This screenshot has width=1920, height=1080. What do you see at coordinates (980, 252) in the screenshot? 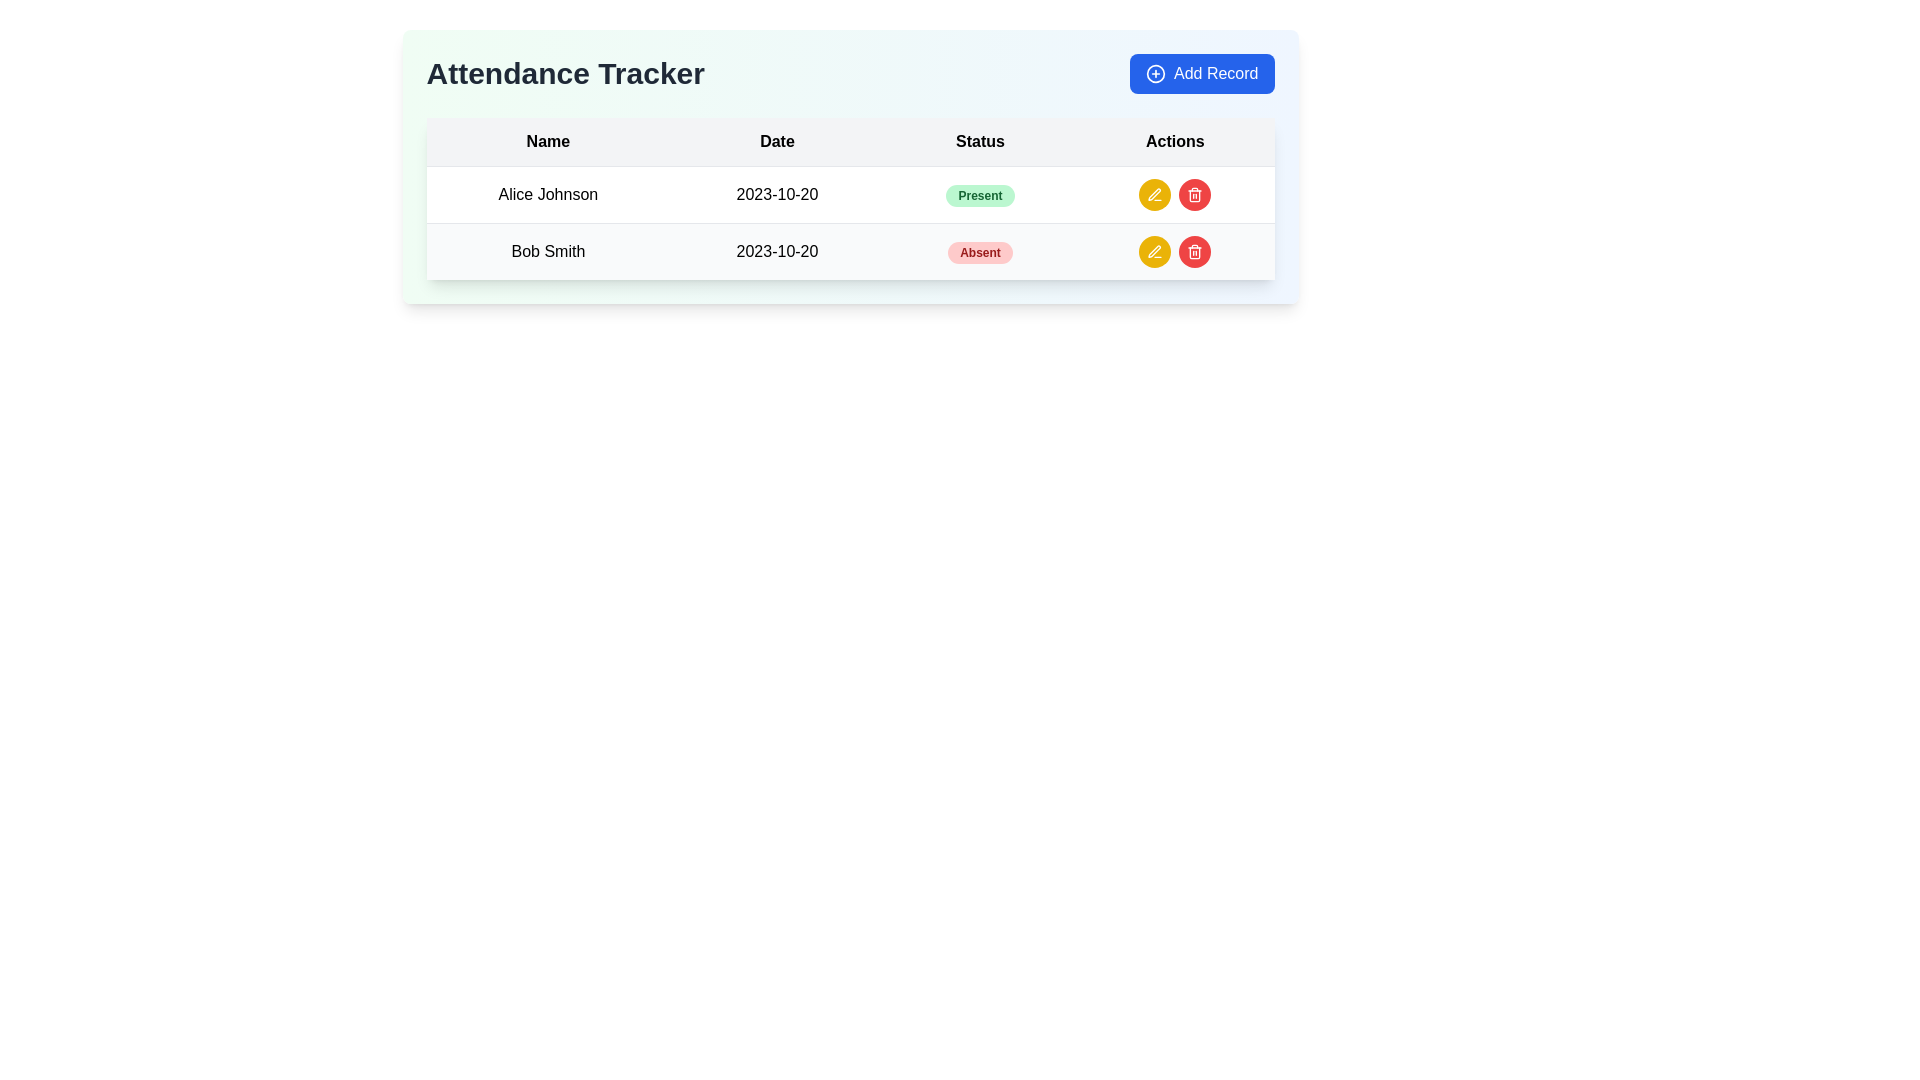
I see `the pill-shaped badge containing the text 'Absent' with a red background, located in the 'Status' column of the second row for 'Bob Smith'` at bounding box center [980, 252].